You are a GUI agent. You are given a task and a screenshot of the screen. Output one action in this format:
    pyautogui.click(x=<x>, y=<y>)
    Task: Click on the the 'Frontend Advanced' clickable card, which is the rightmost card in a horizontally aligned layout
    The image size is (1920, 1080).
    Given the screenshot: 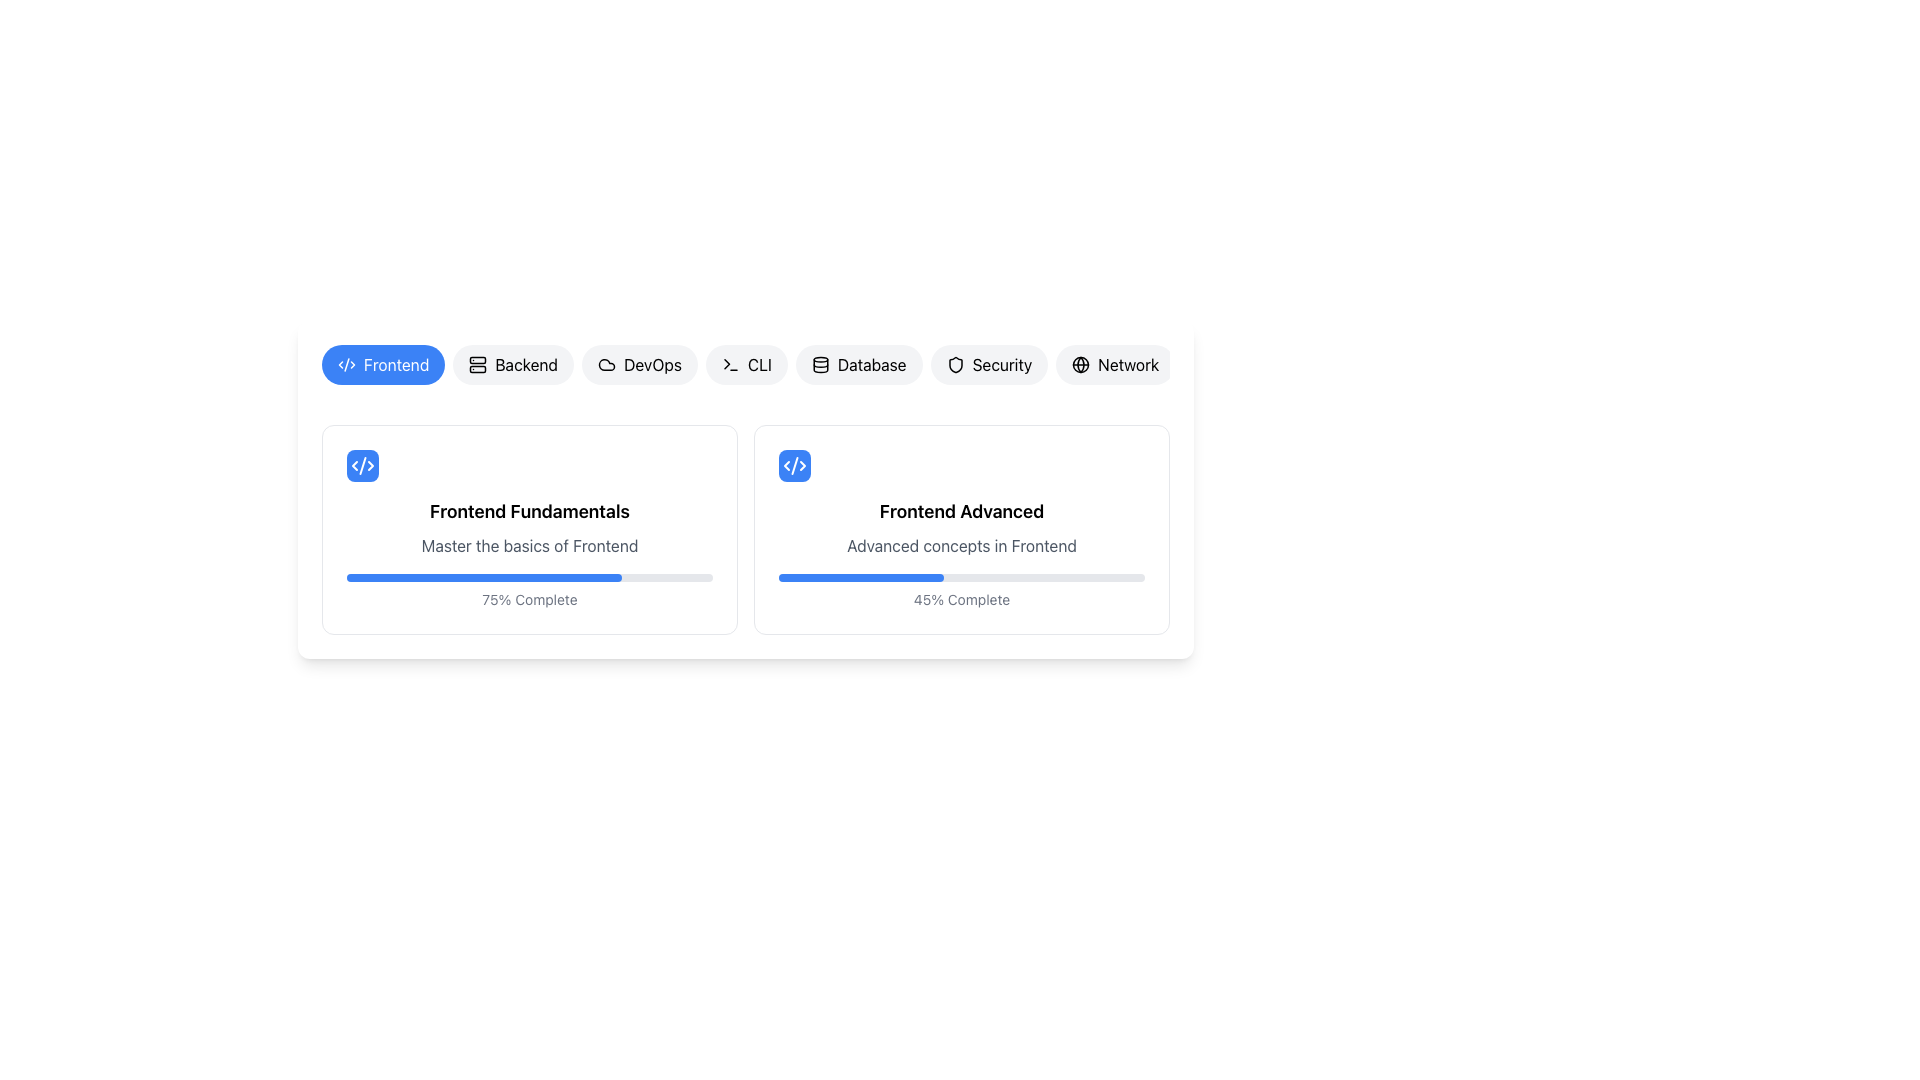 What is the action you would take?
    pyautogui.click(x=961, y=528)
    